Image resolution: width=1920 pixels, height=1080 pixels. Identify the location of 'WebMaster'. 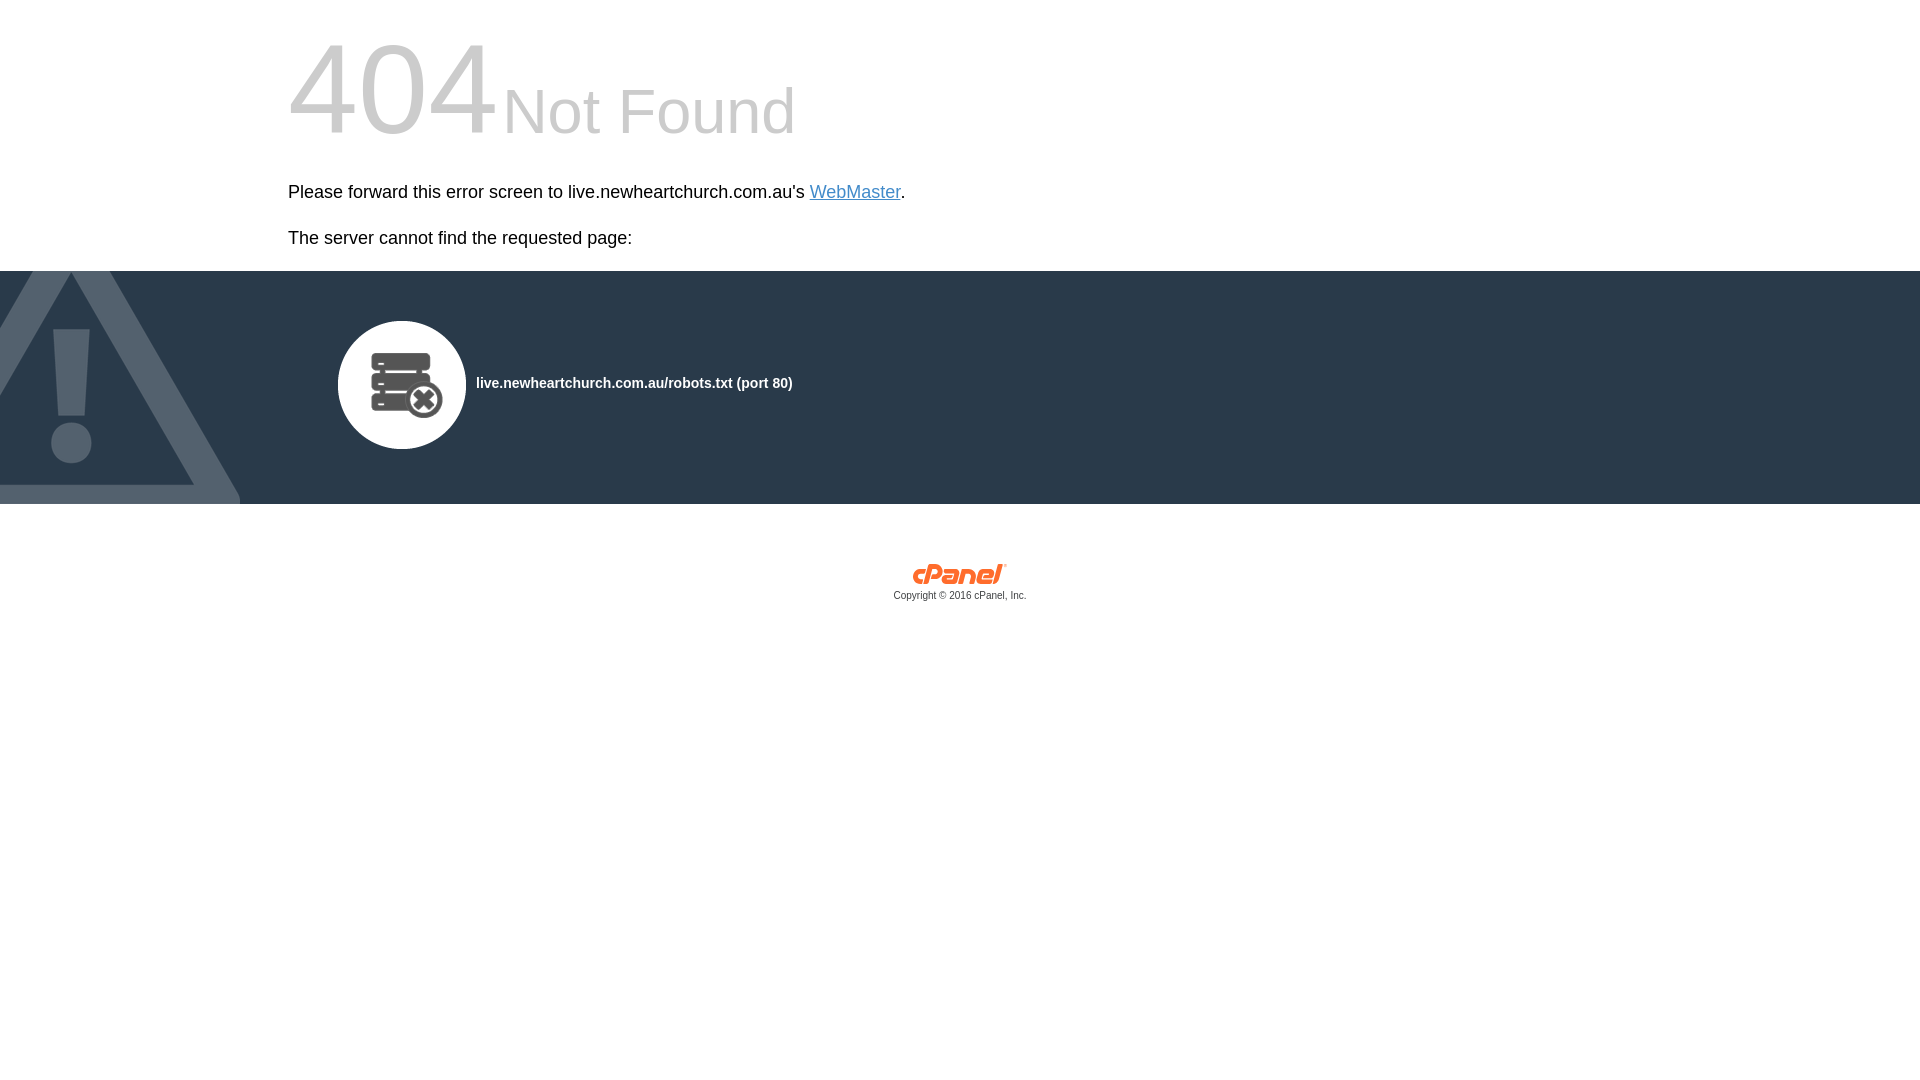
(810, 192).